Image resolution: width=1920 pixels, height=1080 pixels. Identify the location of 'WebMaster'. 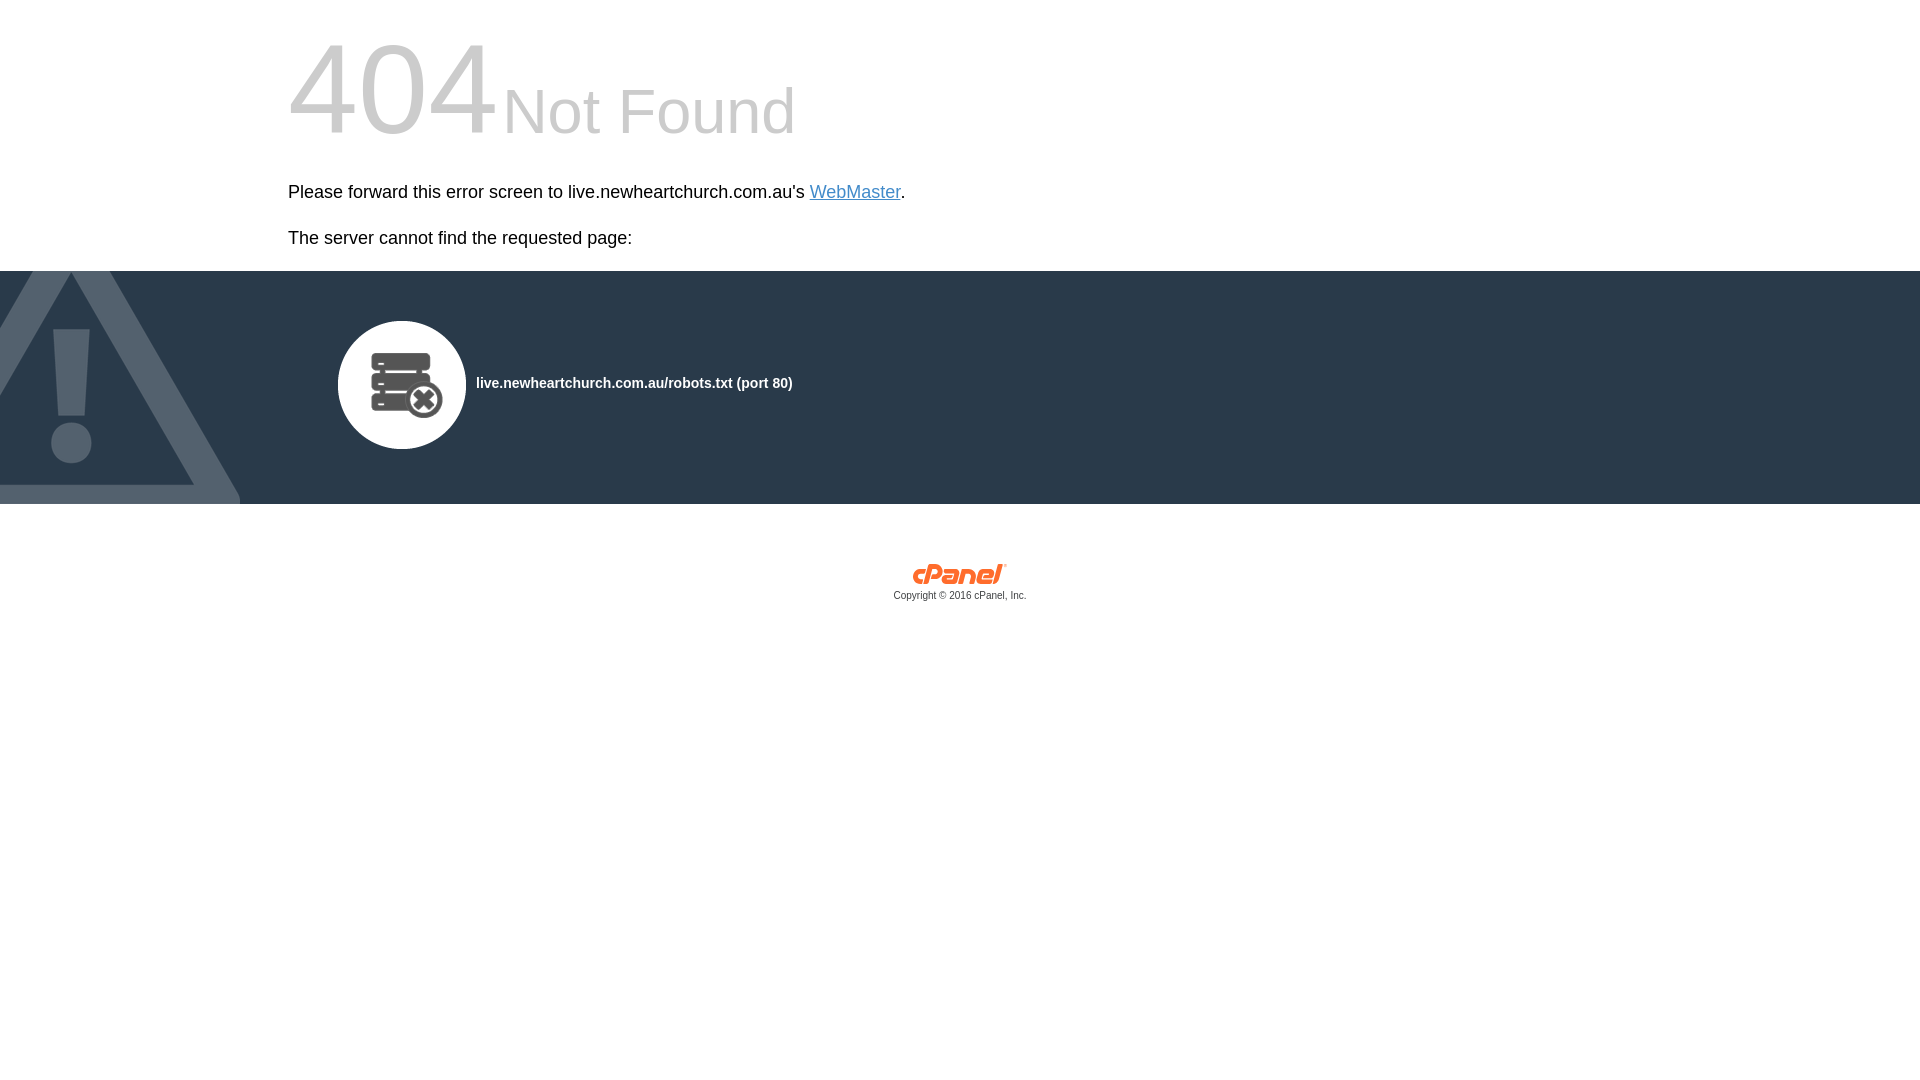
(810, 192).